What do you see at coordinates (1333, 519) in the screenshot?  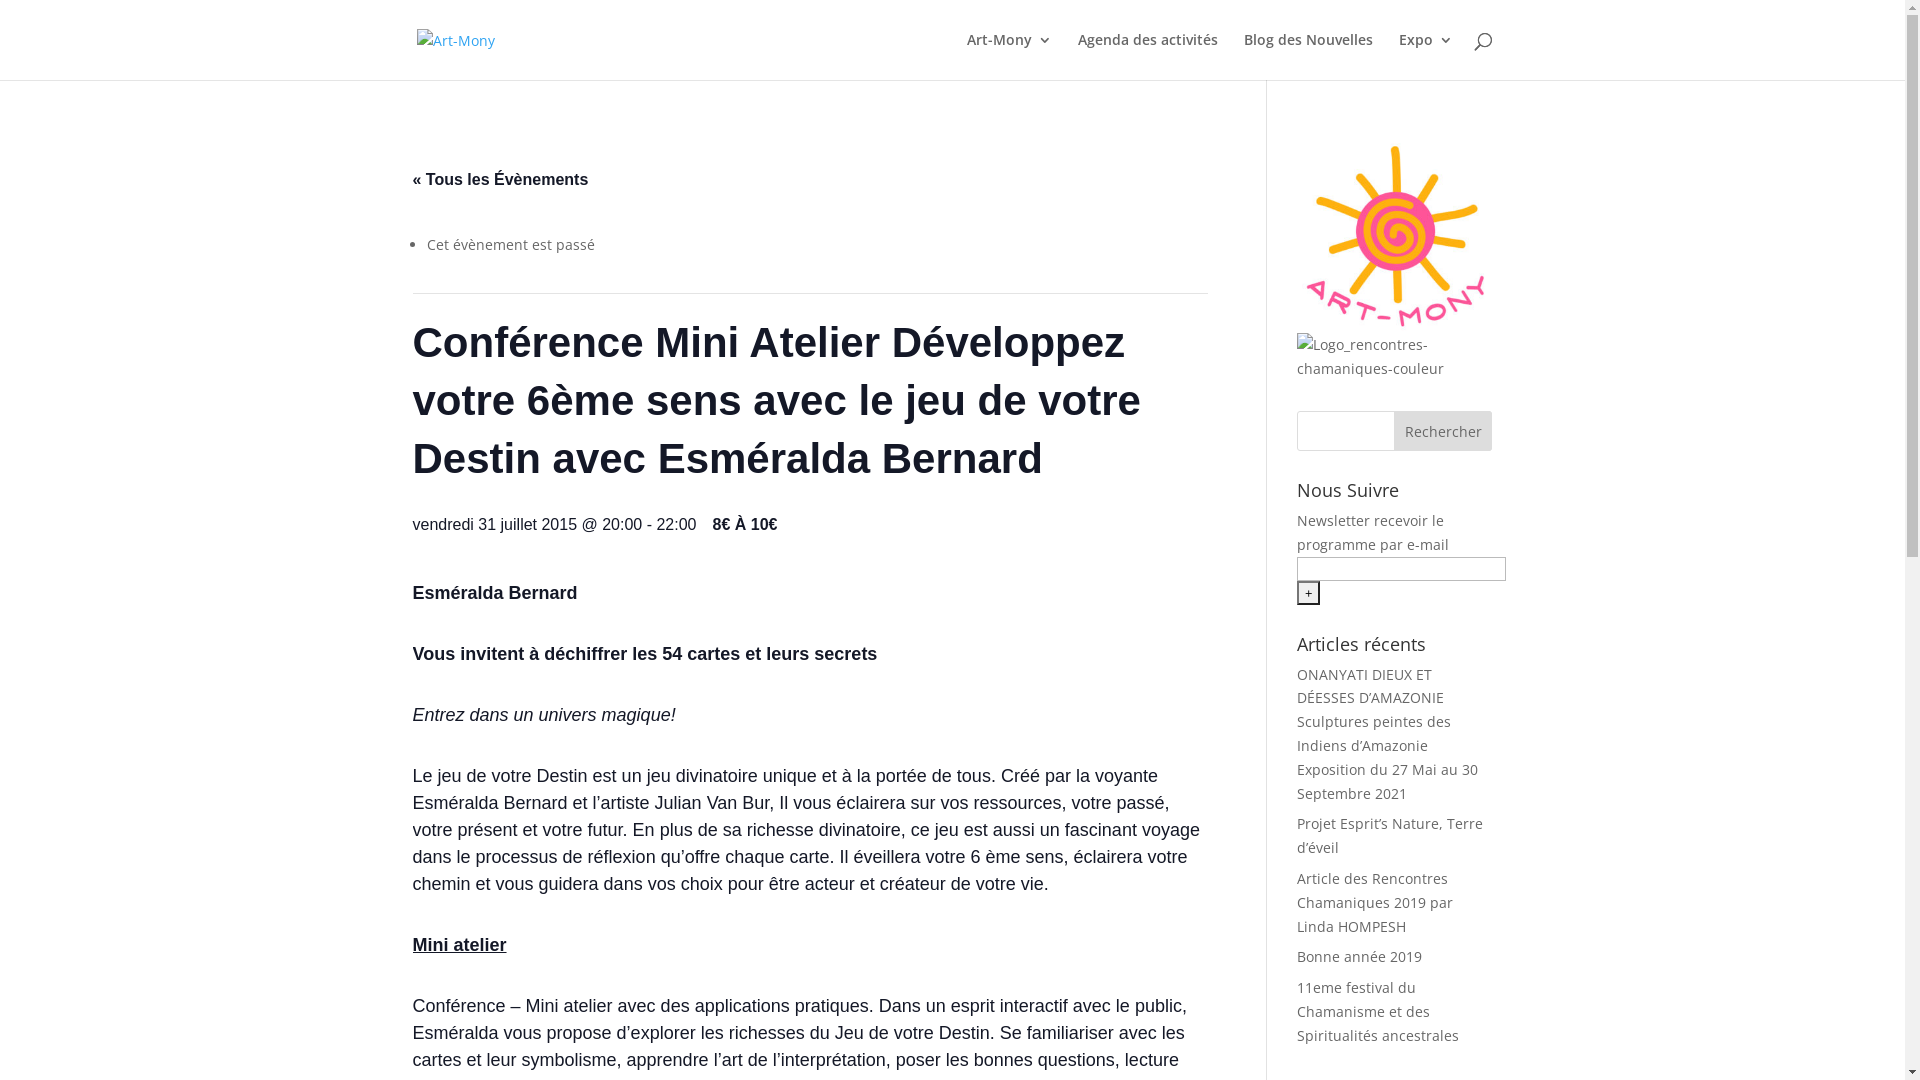 I see `'Newsletter'` at bounding box center [1333, 519].